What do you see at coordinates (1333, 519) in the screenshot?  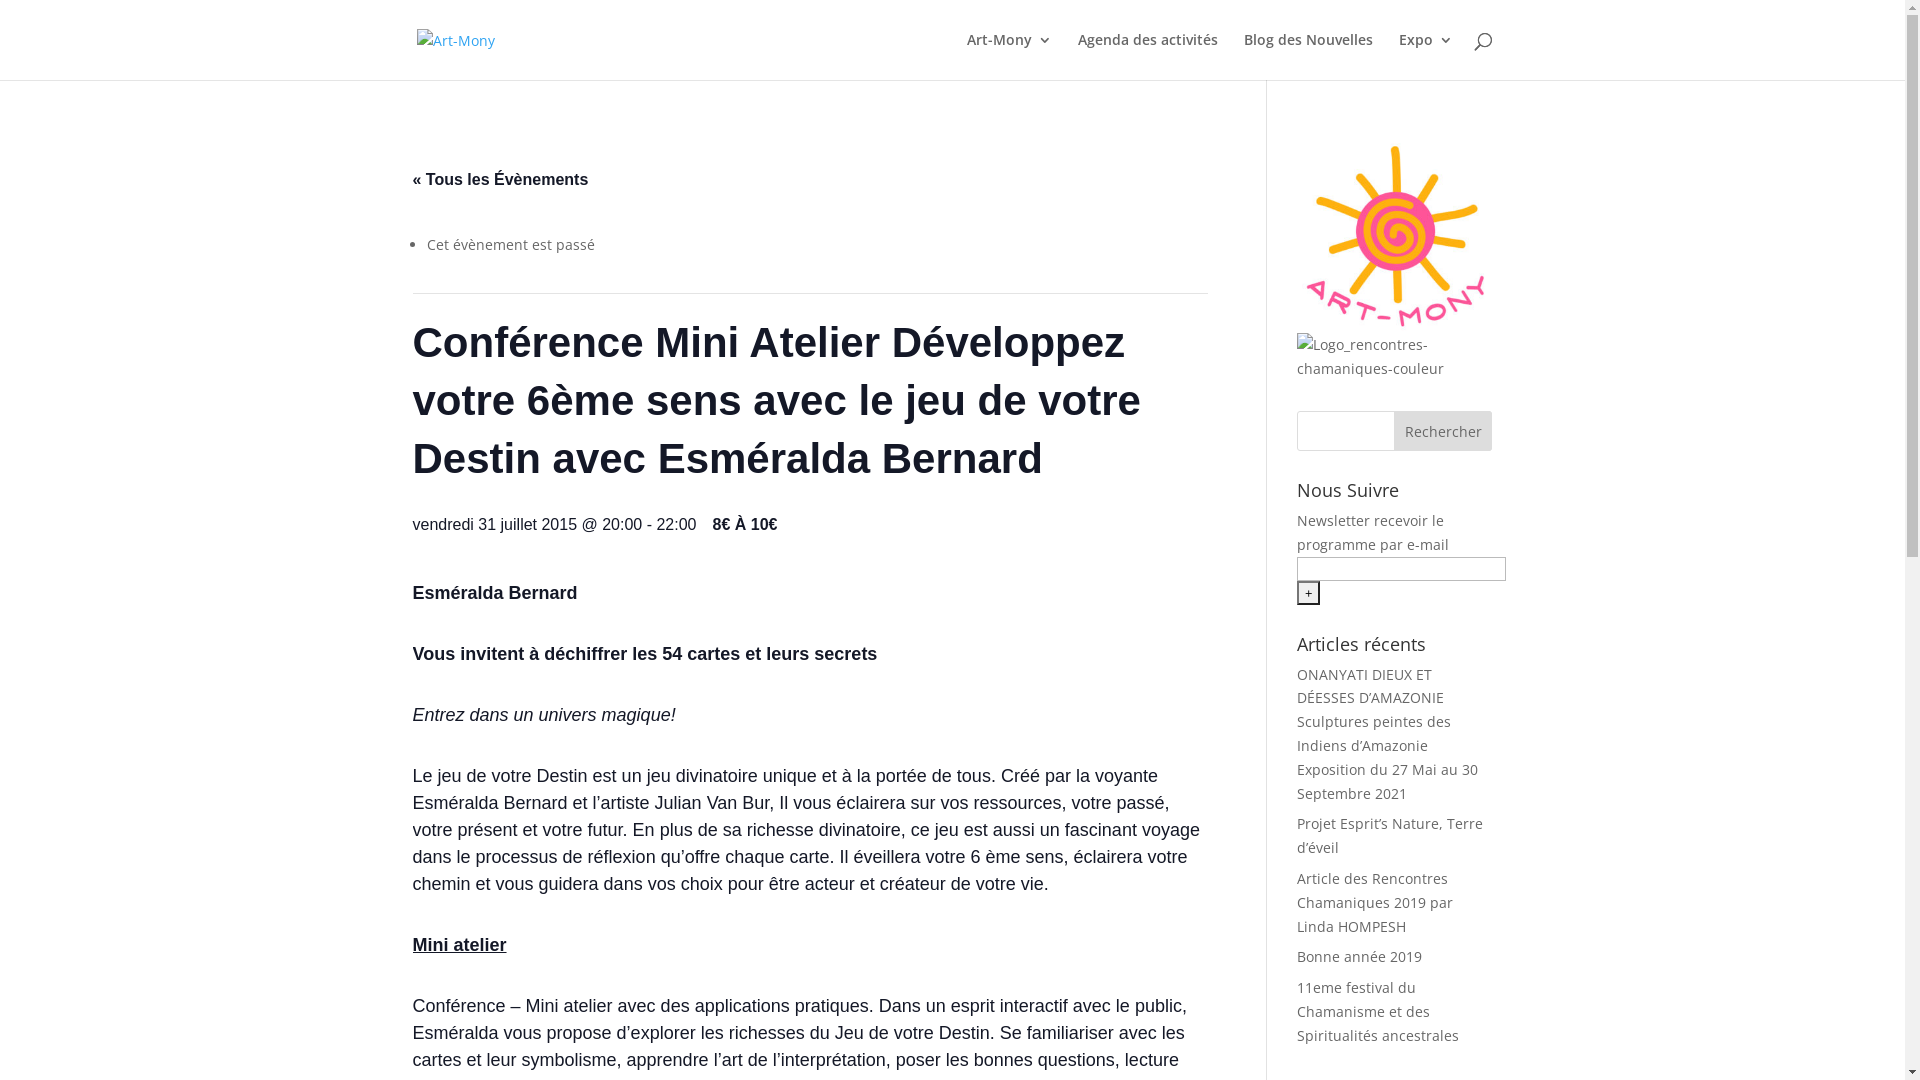 I see `'Newsletter'` at bounding box center [1333, 519].